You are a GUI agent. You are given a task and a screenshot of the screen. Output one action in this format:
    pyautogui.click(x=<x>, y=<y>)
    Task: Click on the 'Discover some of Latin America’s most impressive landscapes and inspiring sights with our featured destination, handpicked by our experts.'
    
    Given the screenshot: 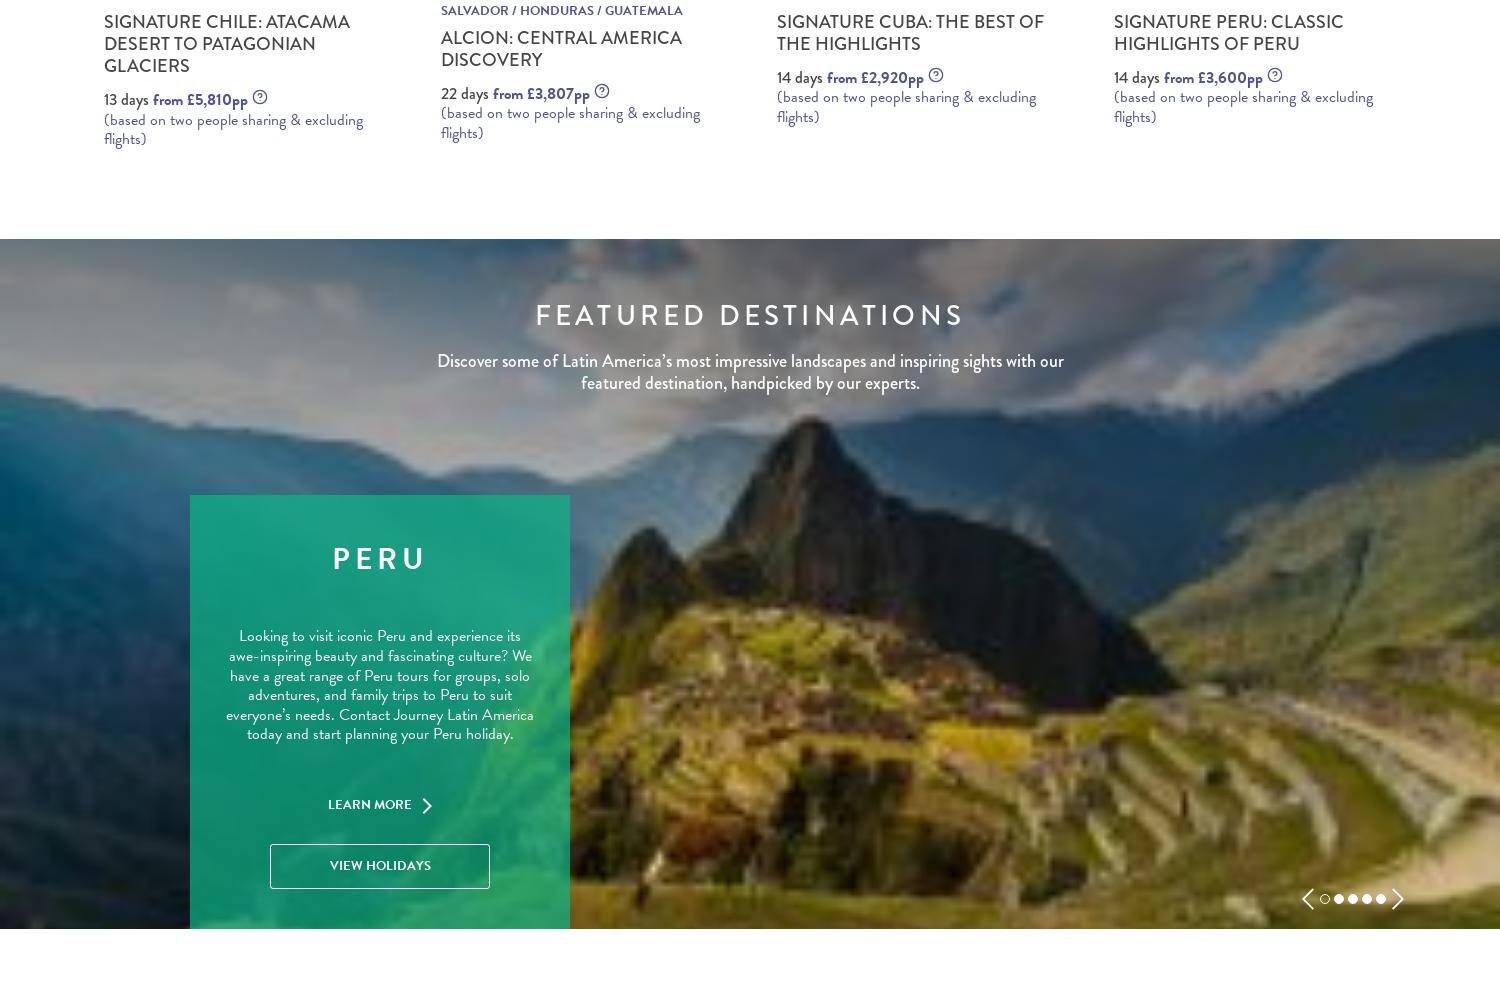 What is the action you would take?
    pyautogui.click(x=748, y=370)
    